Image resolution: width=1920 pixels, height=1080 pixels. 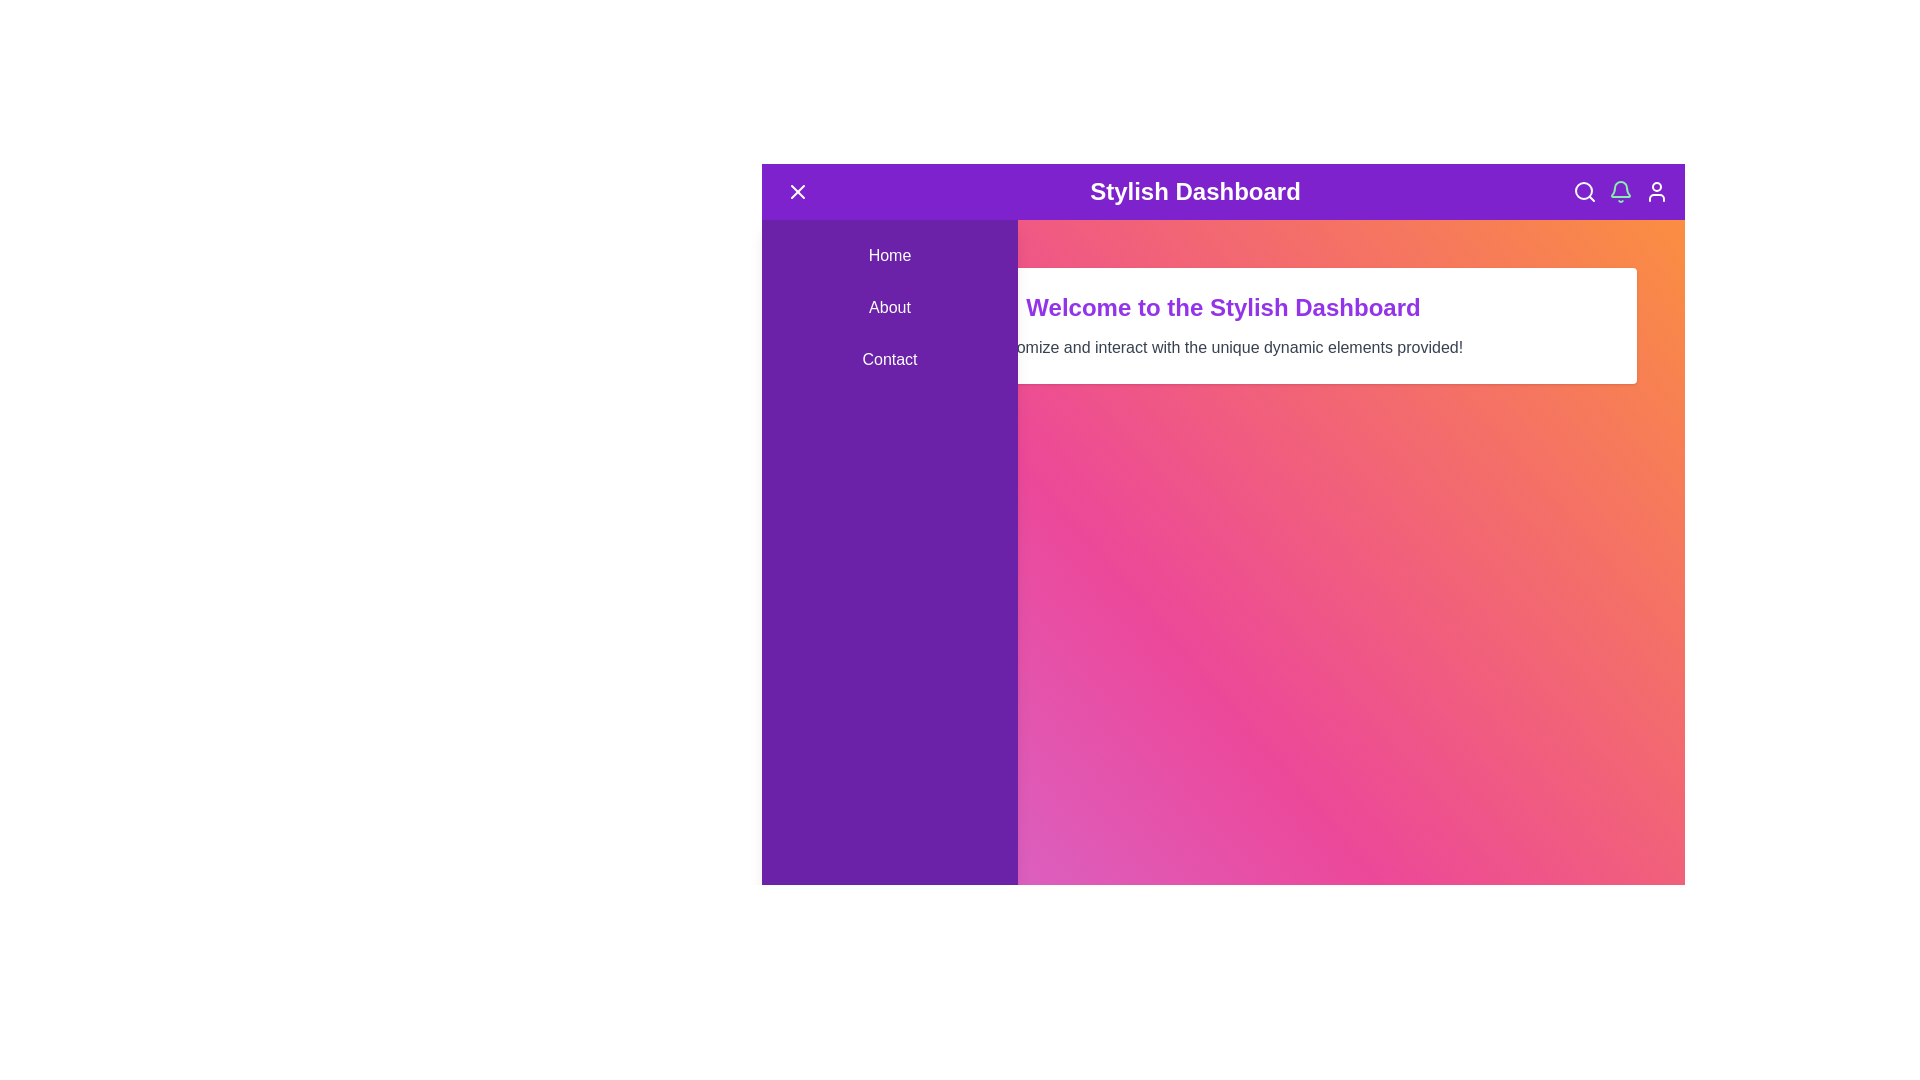 I want to click on the header title 'Stylish Dashboard' to focus or interact with it, so click(x=1195, y=192).